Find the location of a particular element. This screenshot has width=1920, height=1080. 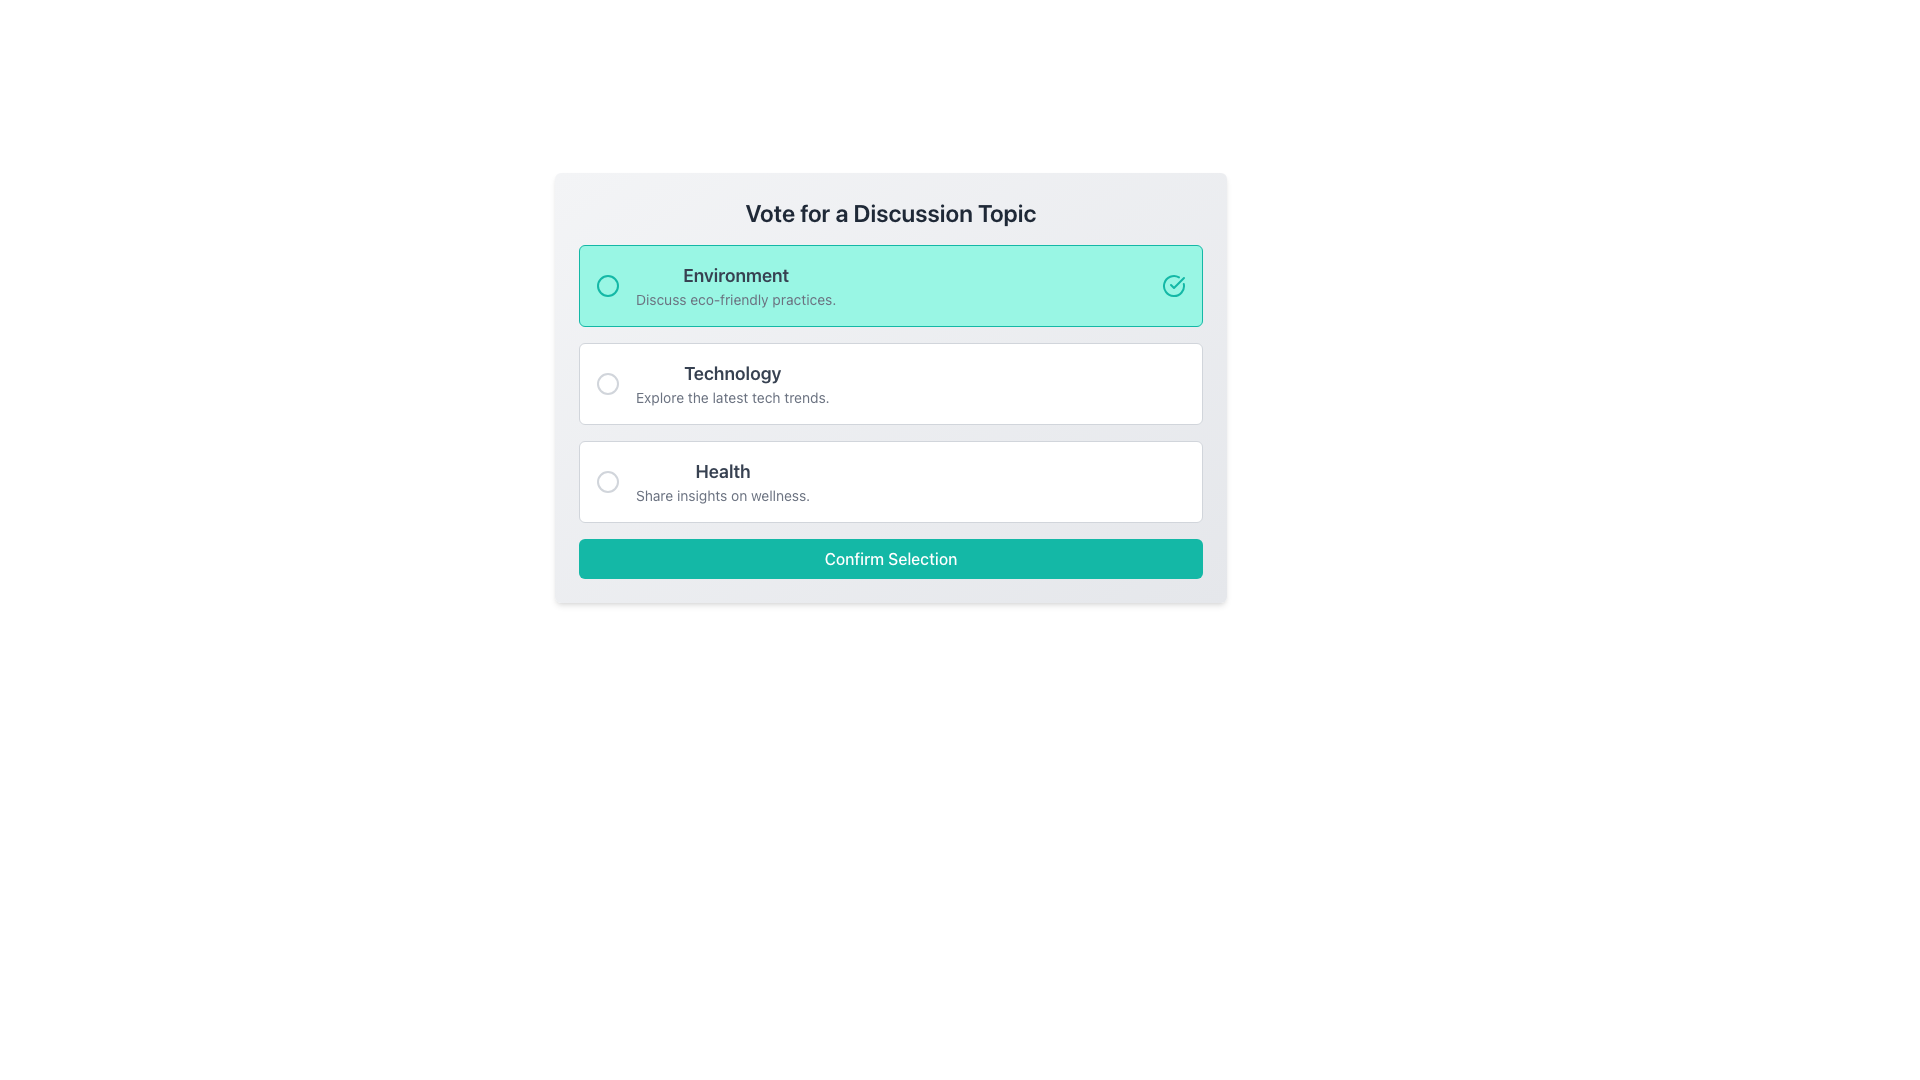

the circular radio button indicator with a thin teal-colored border adjacent to the 'Environment' text is located at coordinates (607, 285).